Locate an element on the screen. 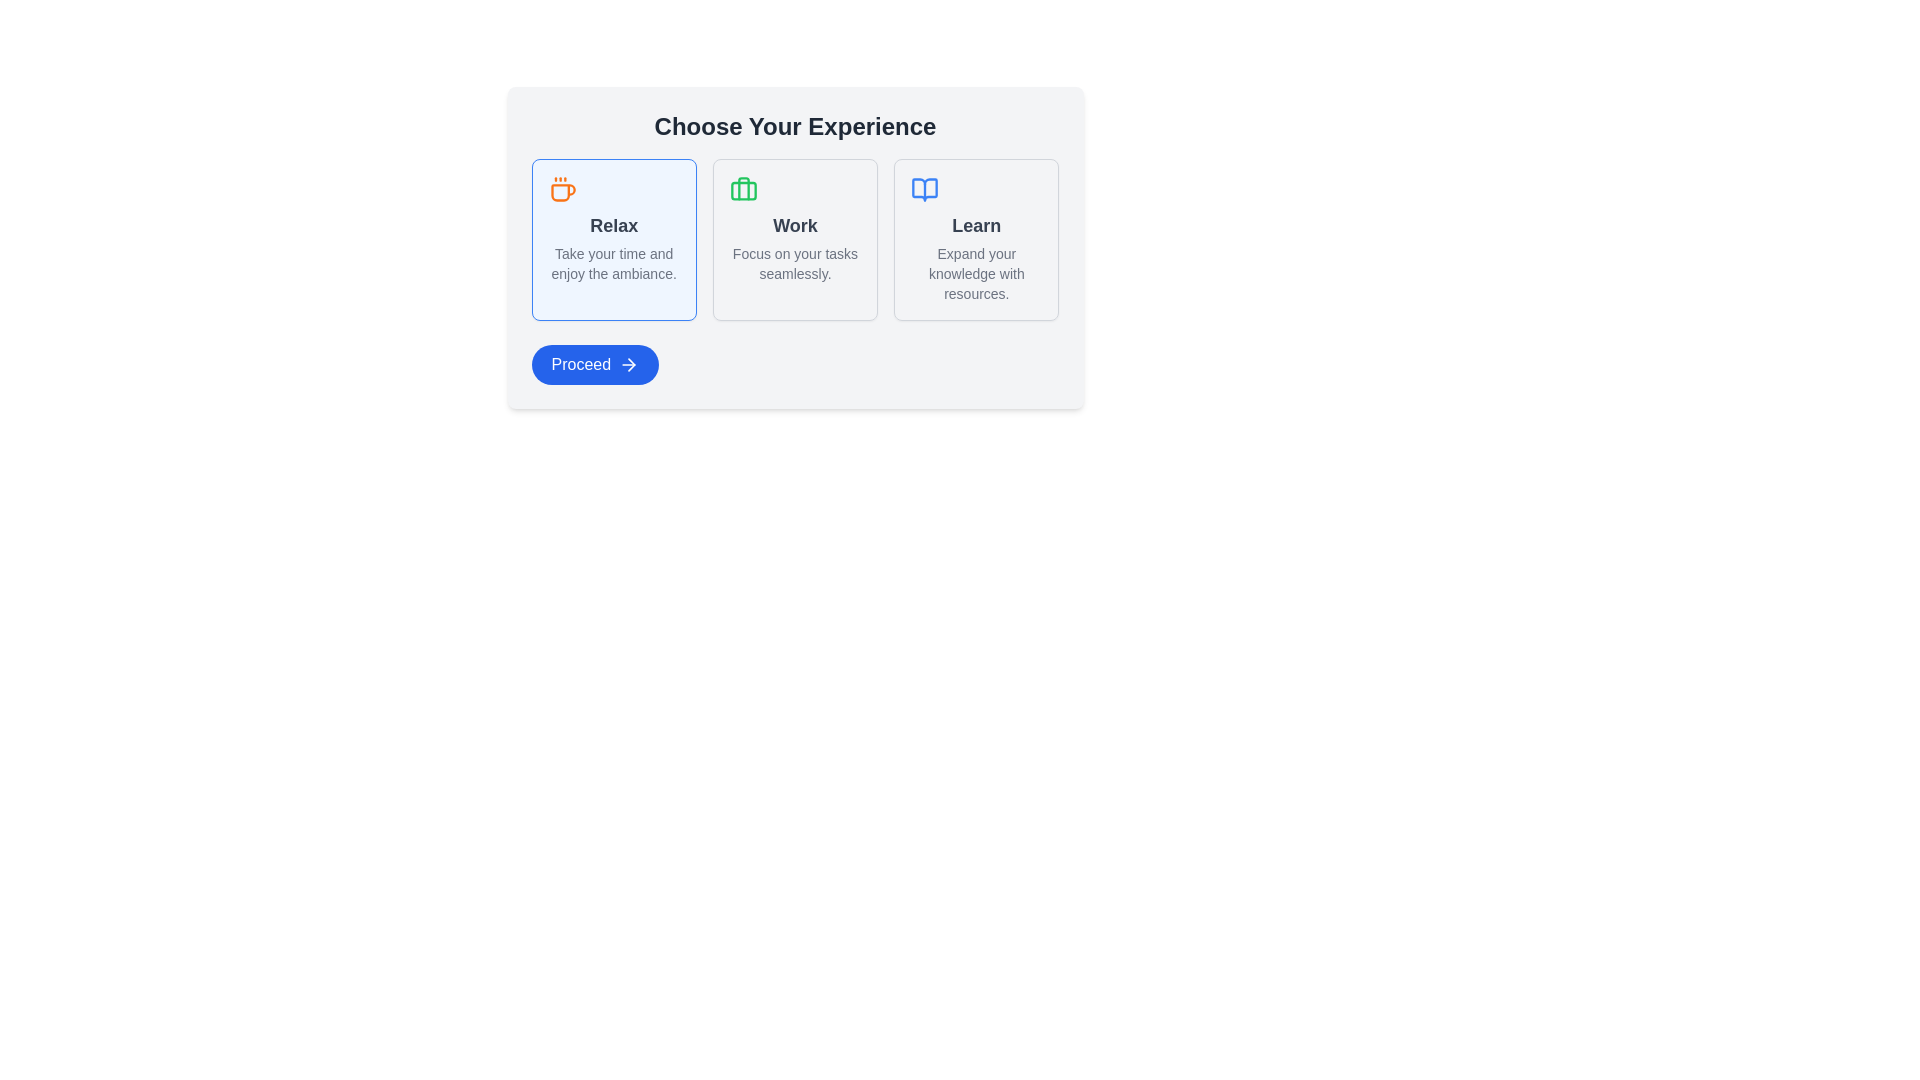 The width and height of the screenshot is (1920, 1080). the third and rightmost card is located at coordinates (976, 238).